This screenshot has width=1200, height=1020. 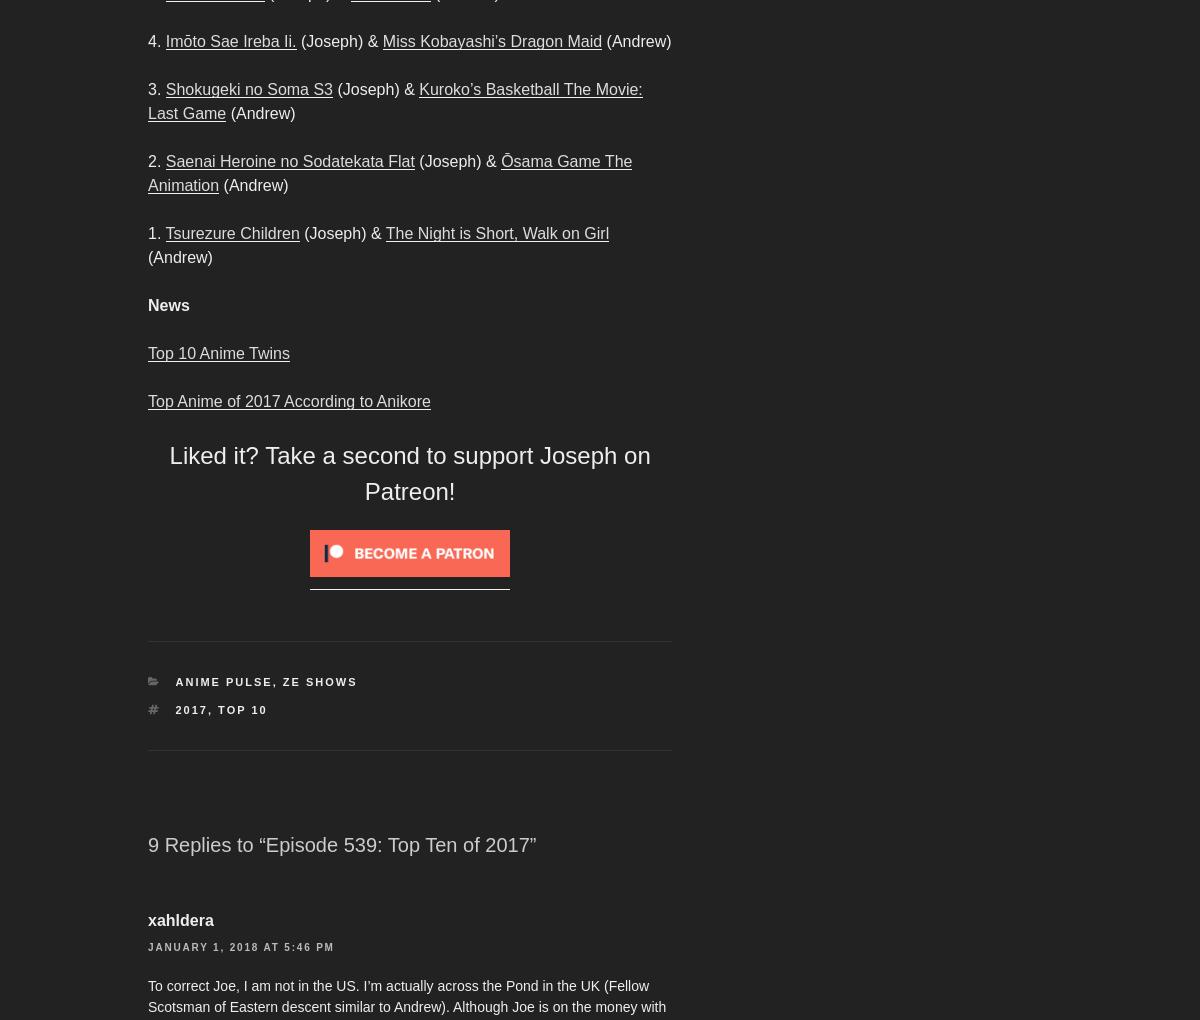 I want to click on 'News', so click(x=167, y=305).